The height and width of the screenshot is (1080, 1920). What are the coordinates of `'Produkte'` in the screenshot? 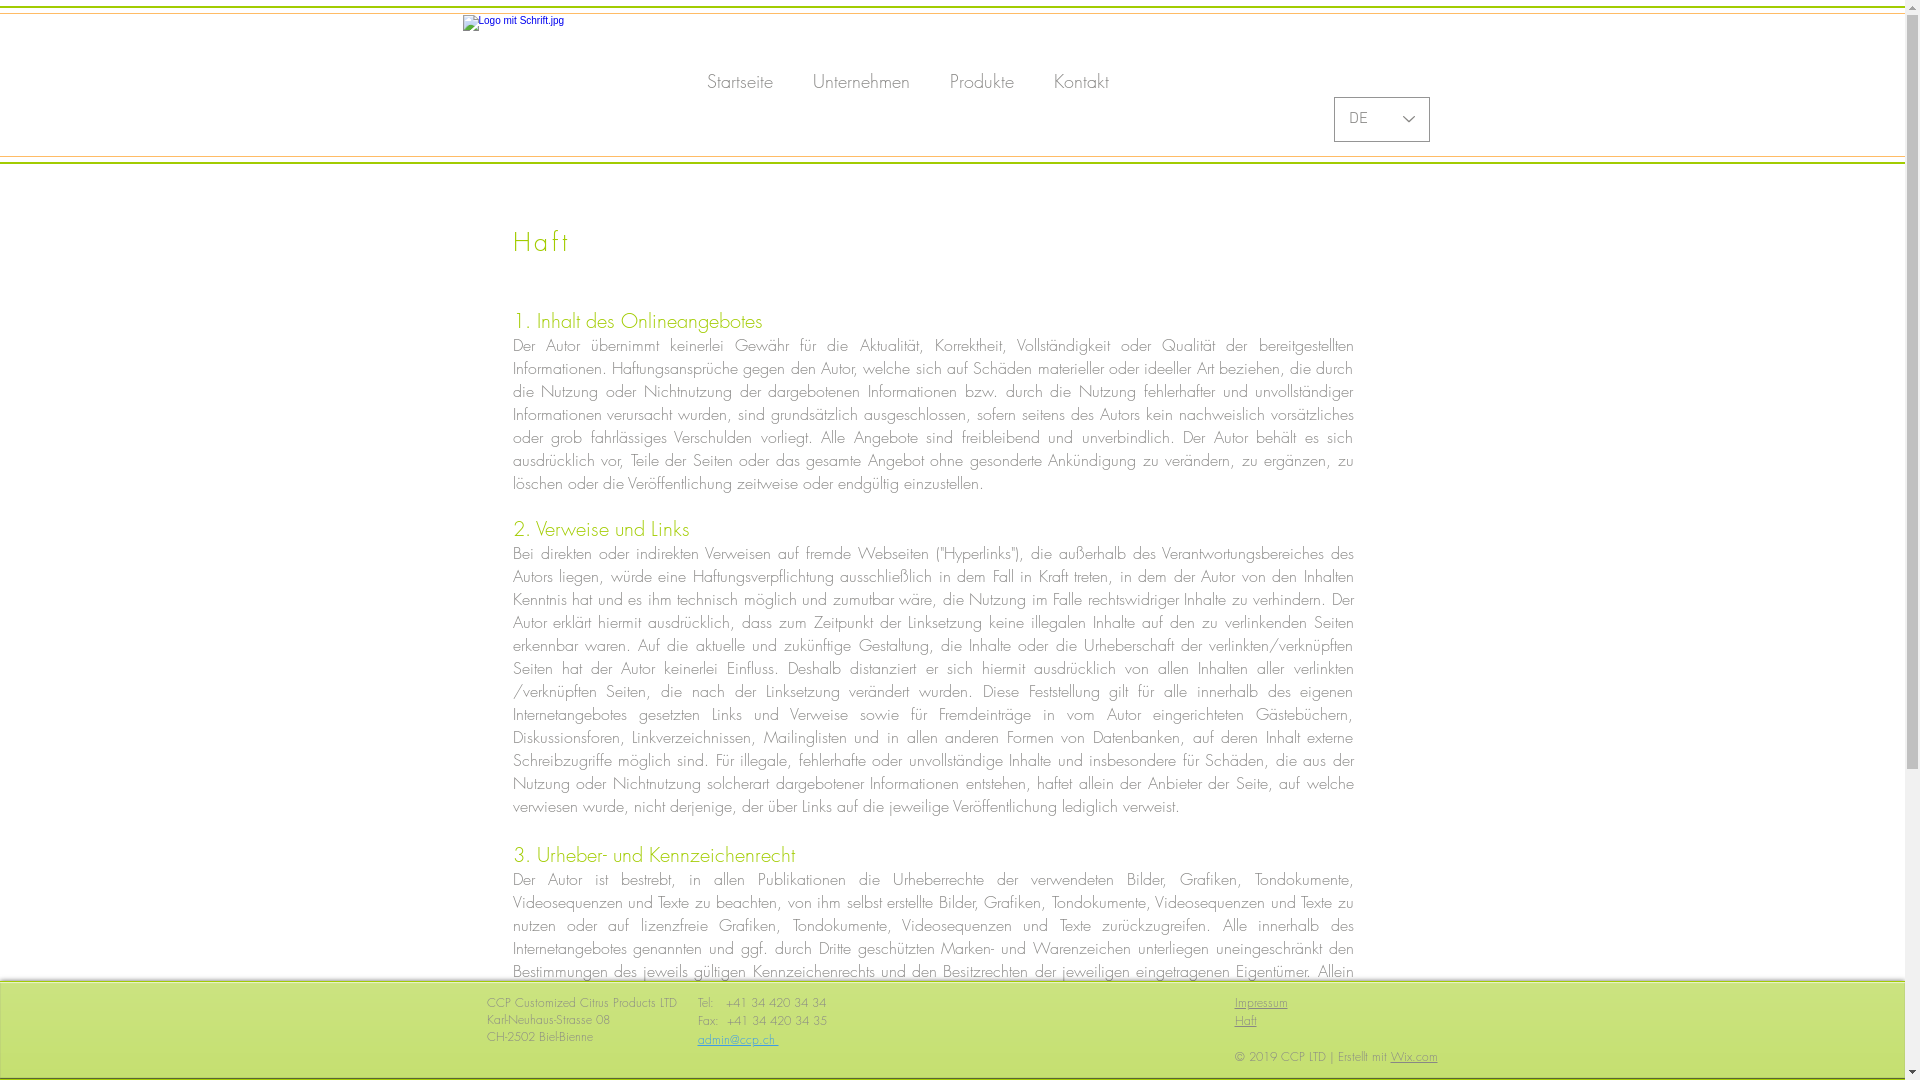 It's located at (982, 80).